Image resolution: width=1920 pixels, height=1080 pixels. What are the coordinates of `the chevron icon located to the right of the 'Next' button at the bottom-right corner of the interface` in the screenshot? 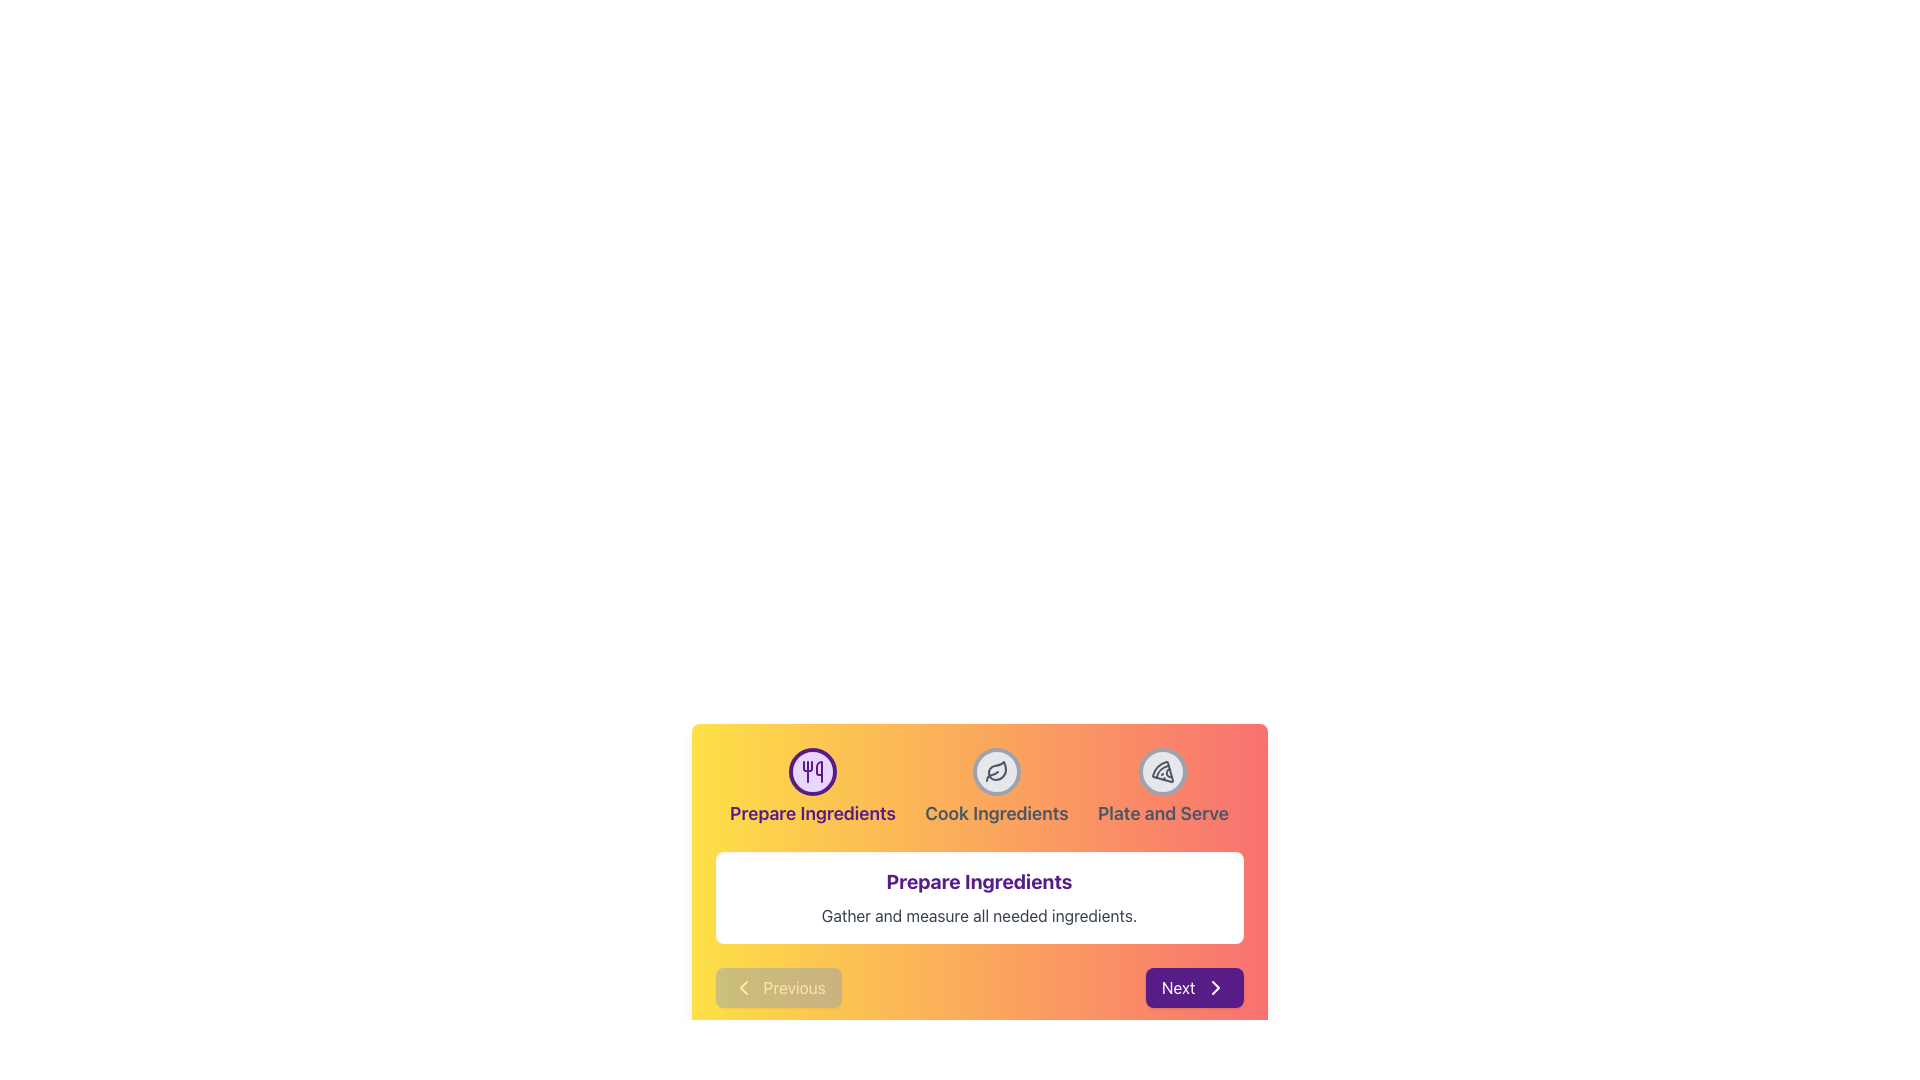 It's located at (1214, 986).